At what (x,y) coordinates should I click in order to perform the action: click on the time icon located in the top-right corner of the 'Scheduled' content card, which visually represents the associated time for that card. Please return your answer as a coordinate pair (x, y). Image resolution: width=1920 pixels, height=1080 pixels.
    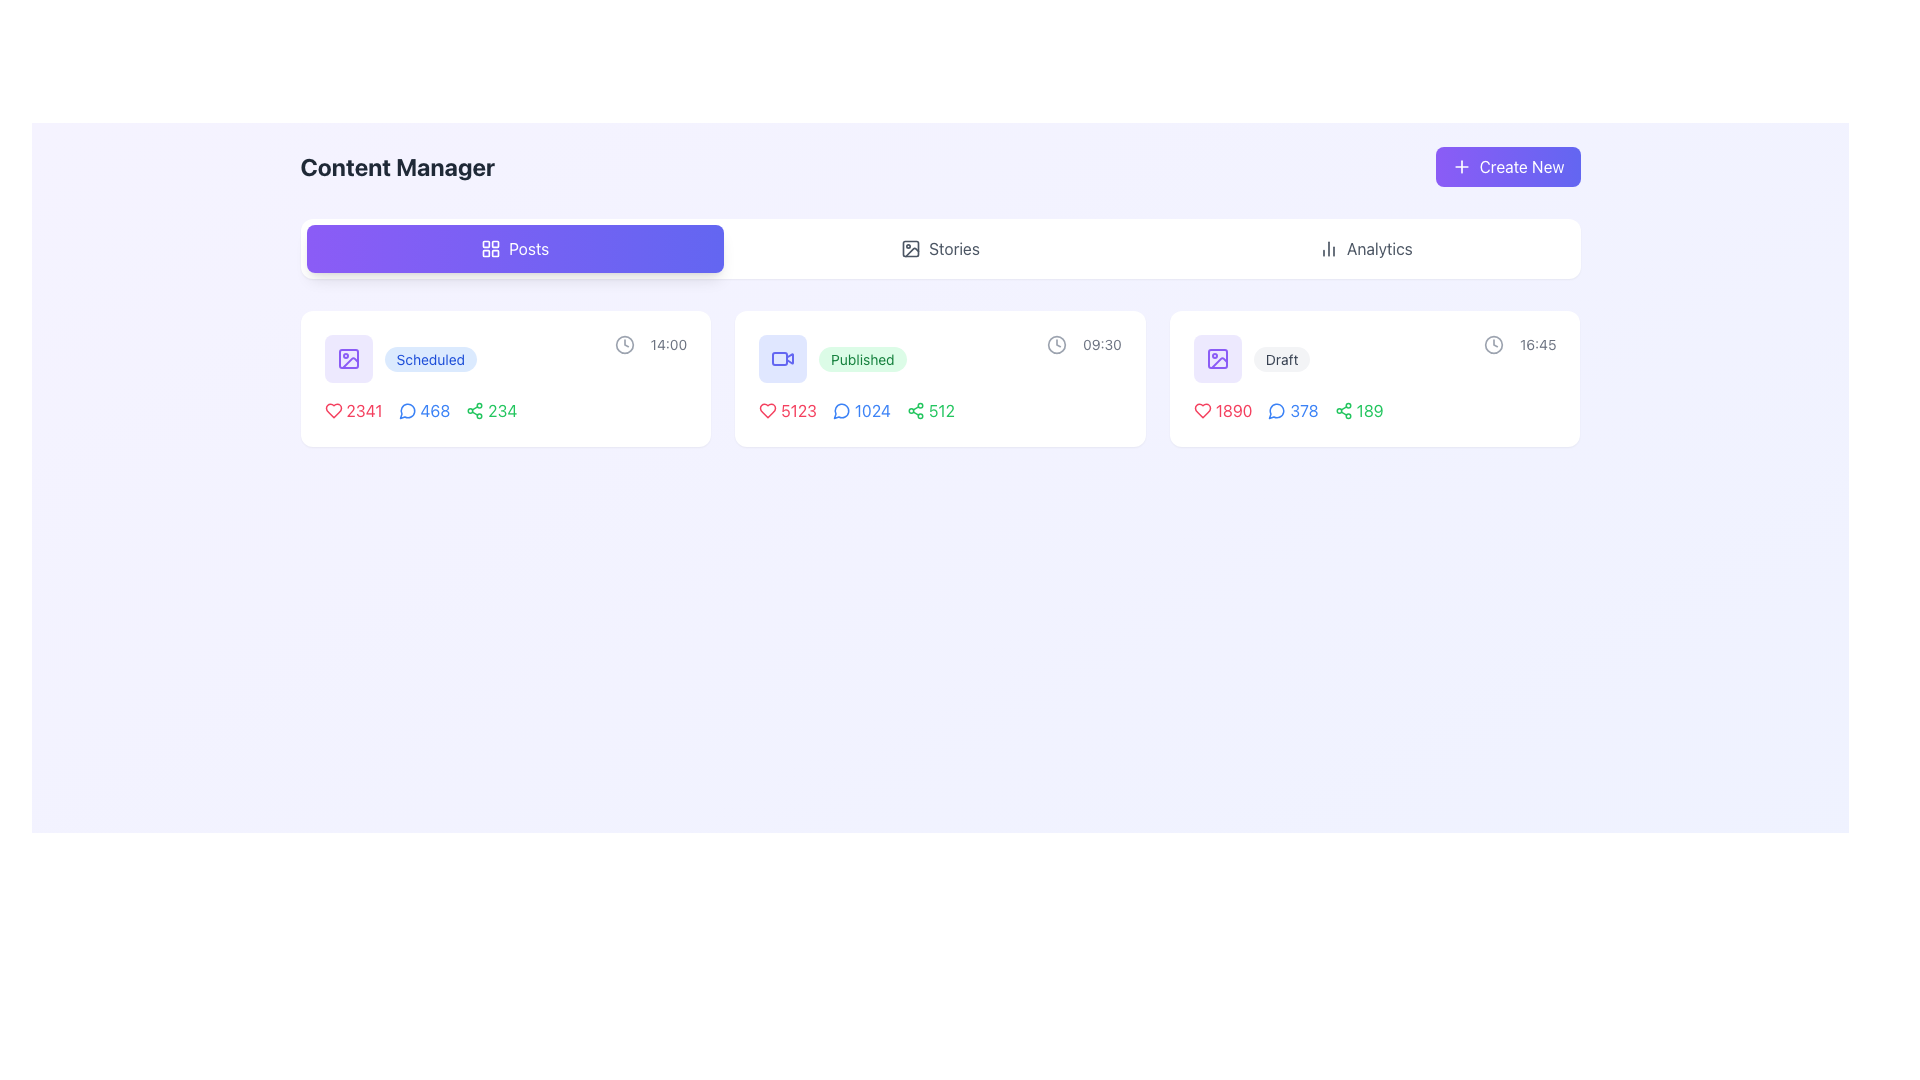
    Looking at the image, I should click on (623, 343).